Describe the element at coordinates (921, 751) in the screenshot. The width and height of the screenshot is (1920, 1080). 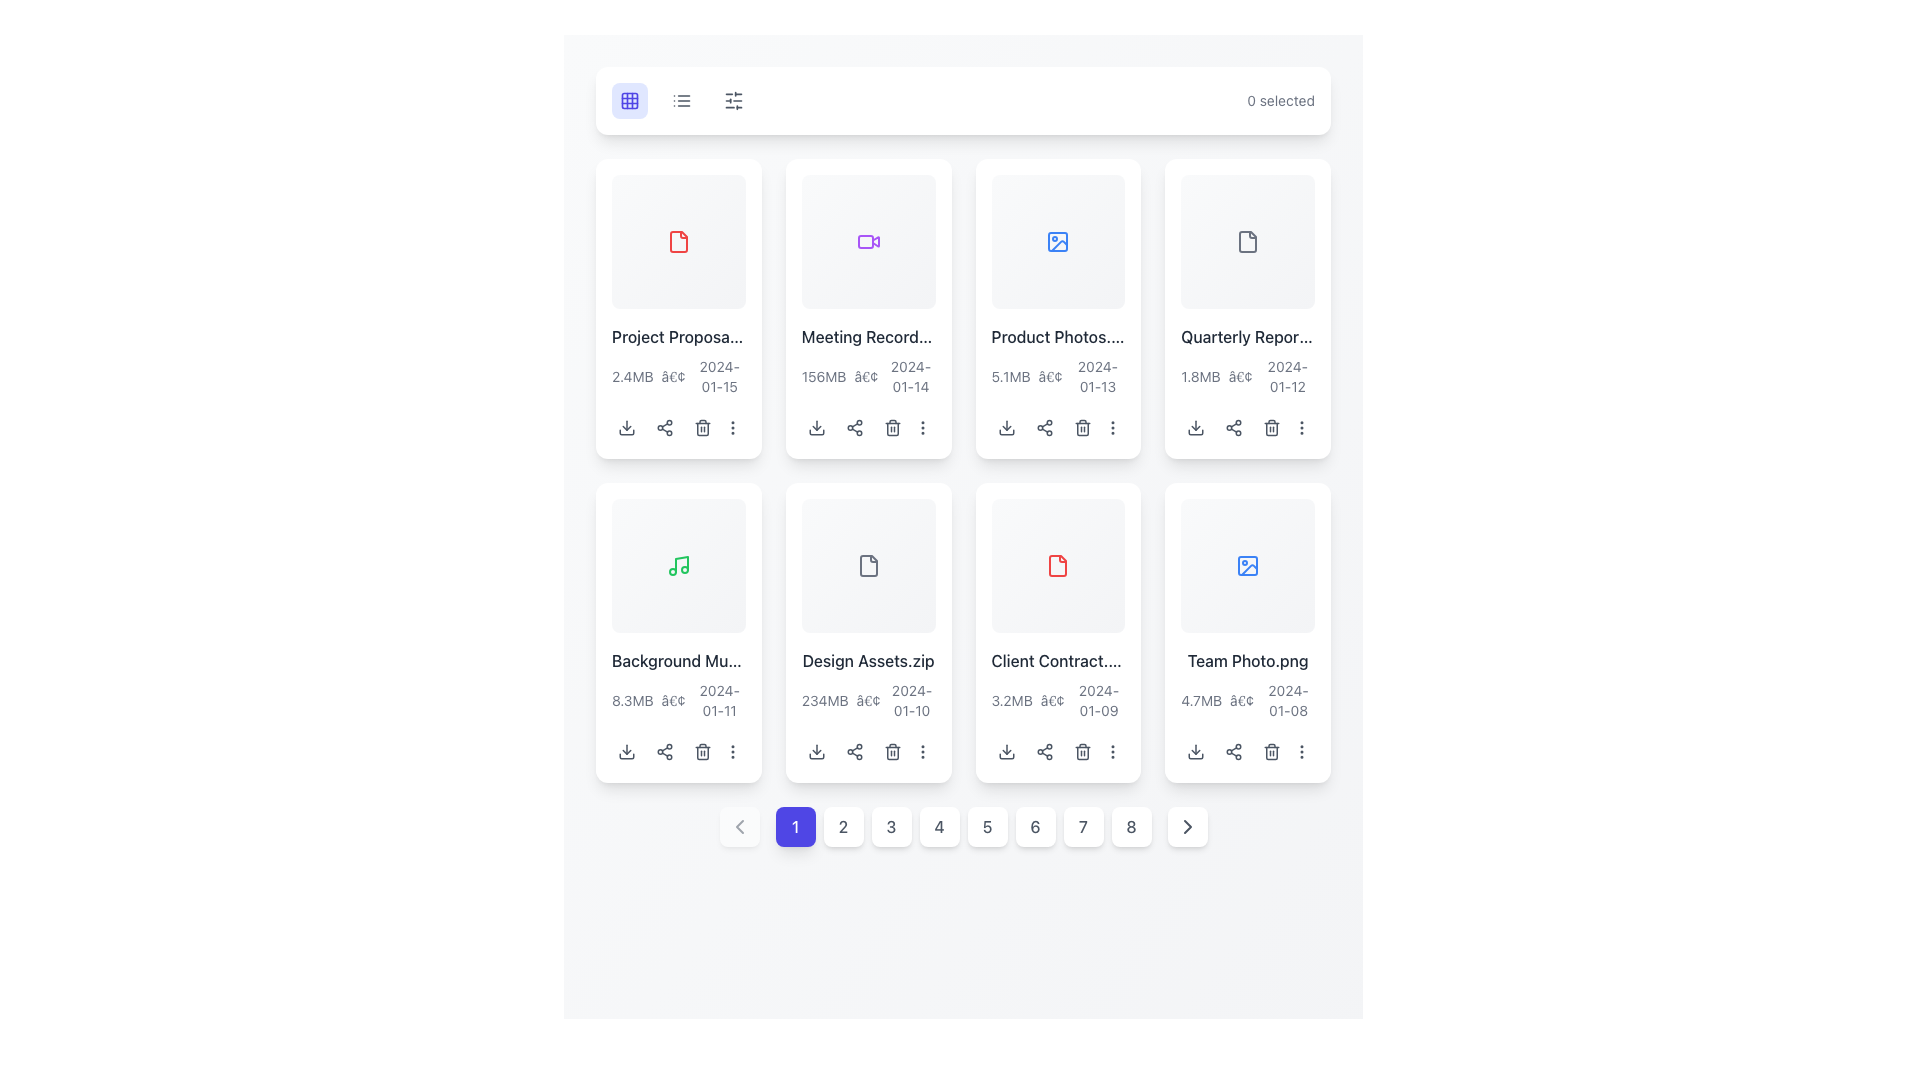
I see `the vertical ellipsis icon in the bottom-right corner of the 'Design Assets.zip' file card` at that location.